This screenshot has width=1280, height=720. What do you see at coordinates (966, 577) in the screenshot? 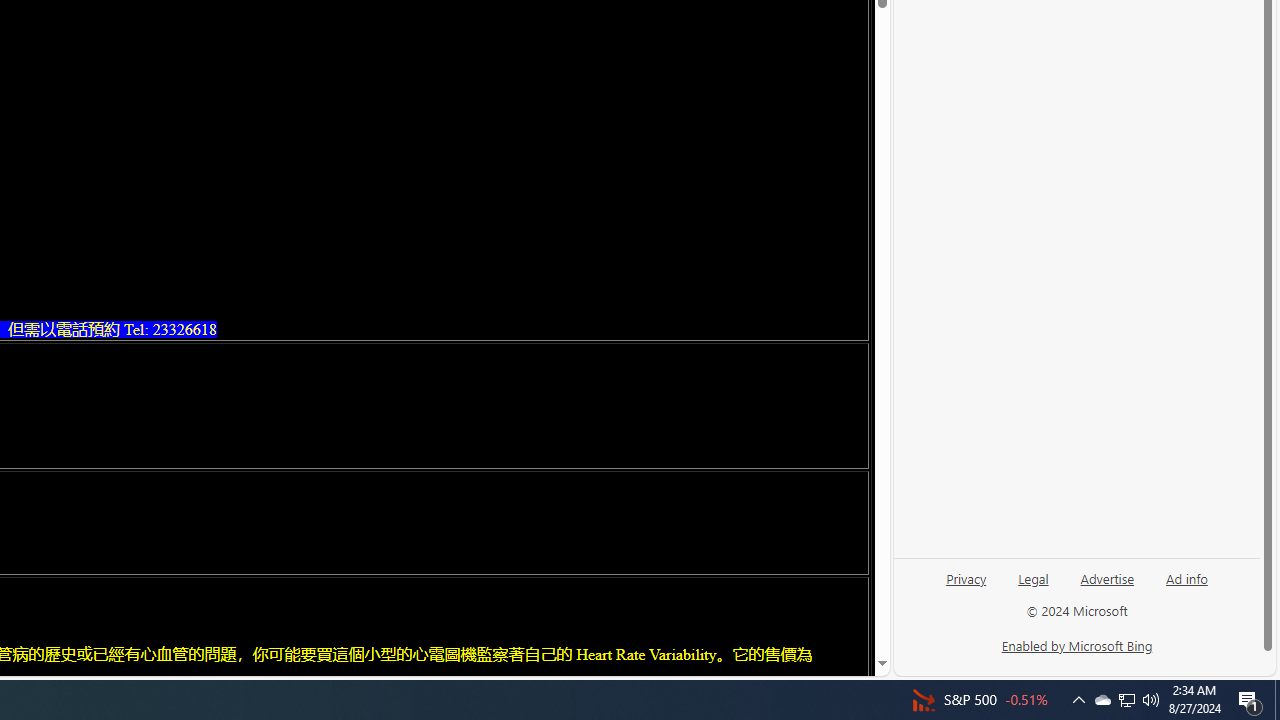
I see `'Privacy'` at bounding box center [966, 577].